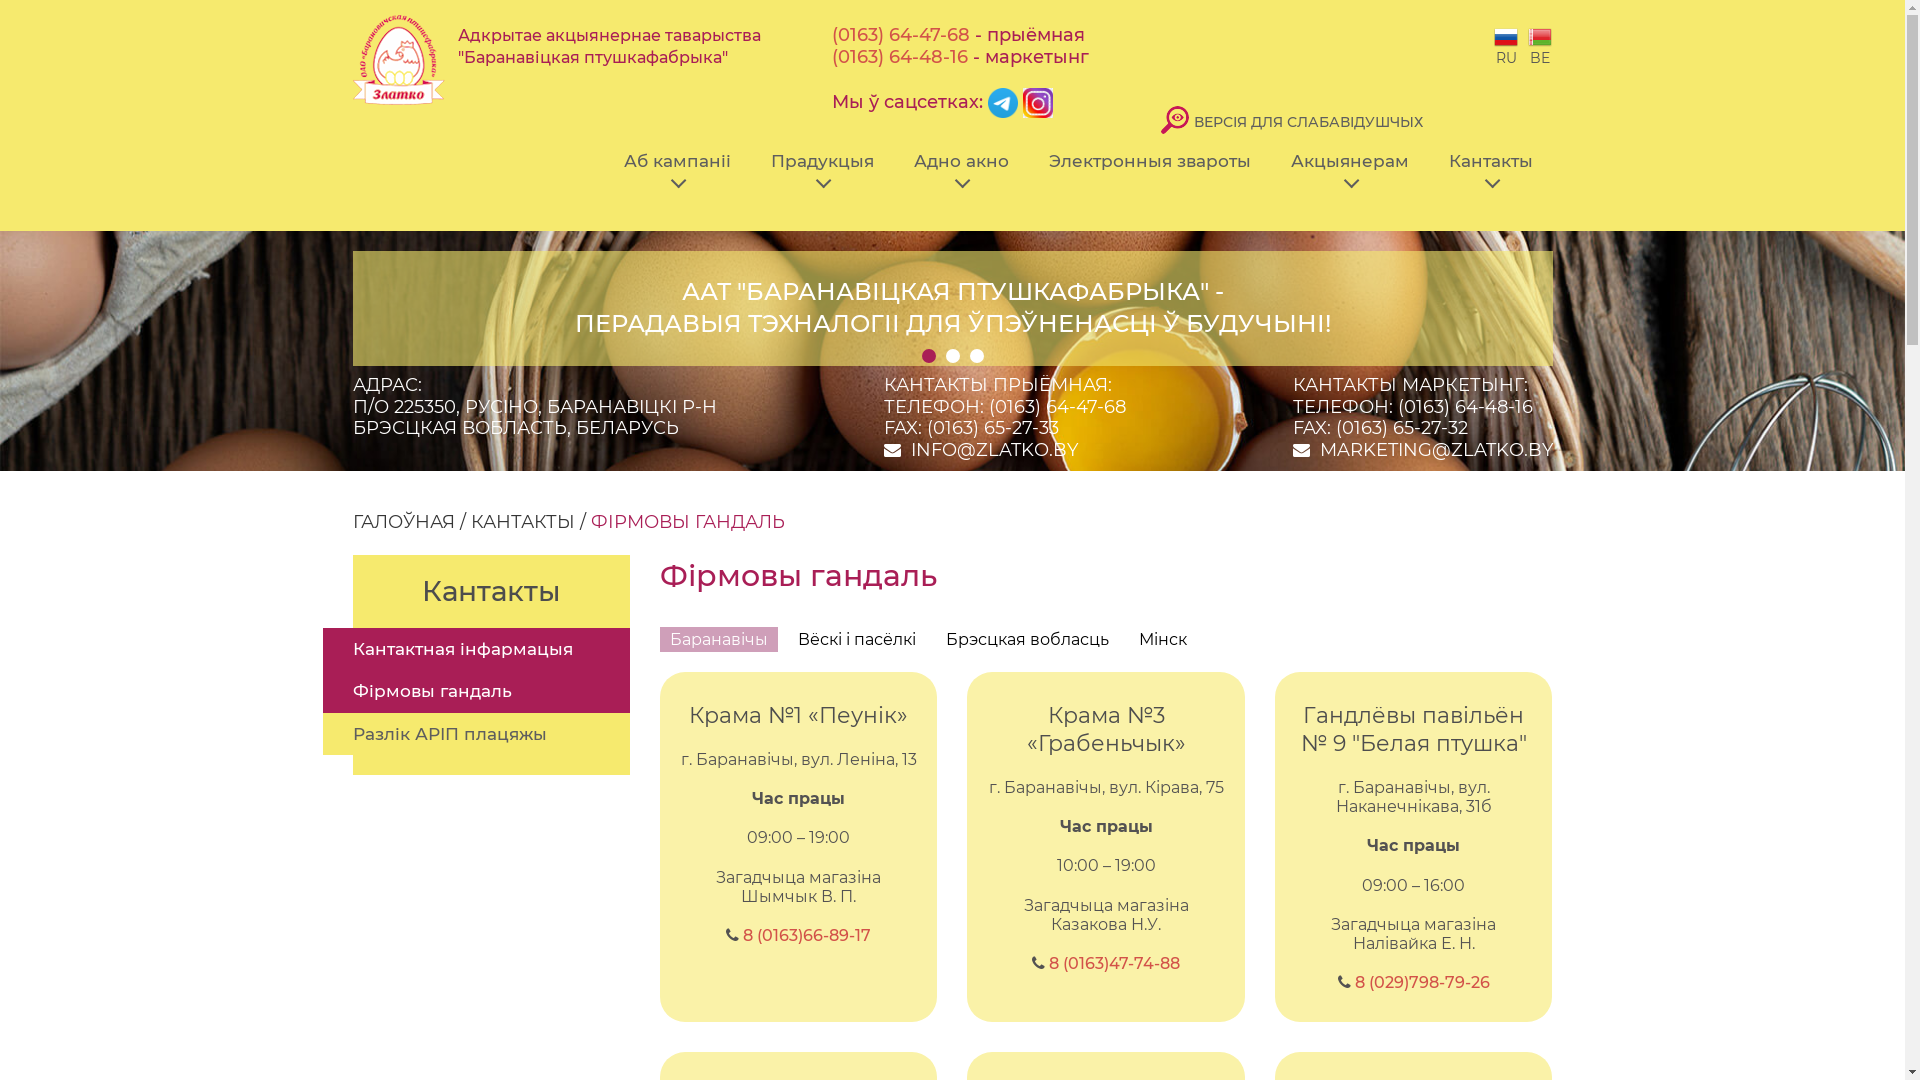 The width and height of the screenshot is (1920, 1080). Describe the element at coordinates (806, 935) in the screenshot. I see `'8 (0163)66-89-17'` at that location.